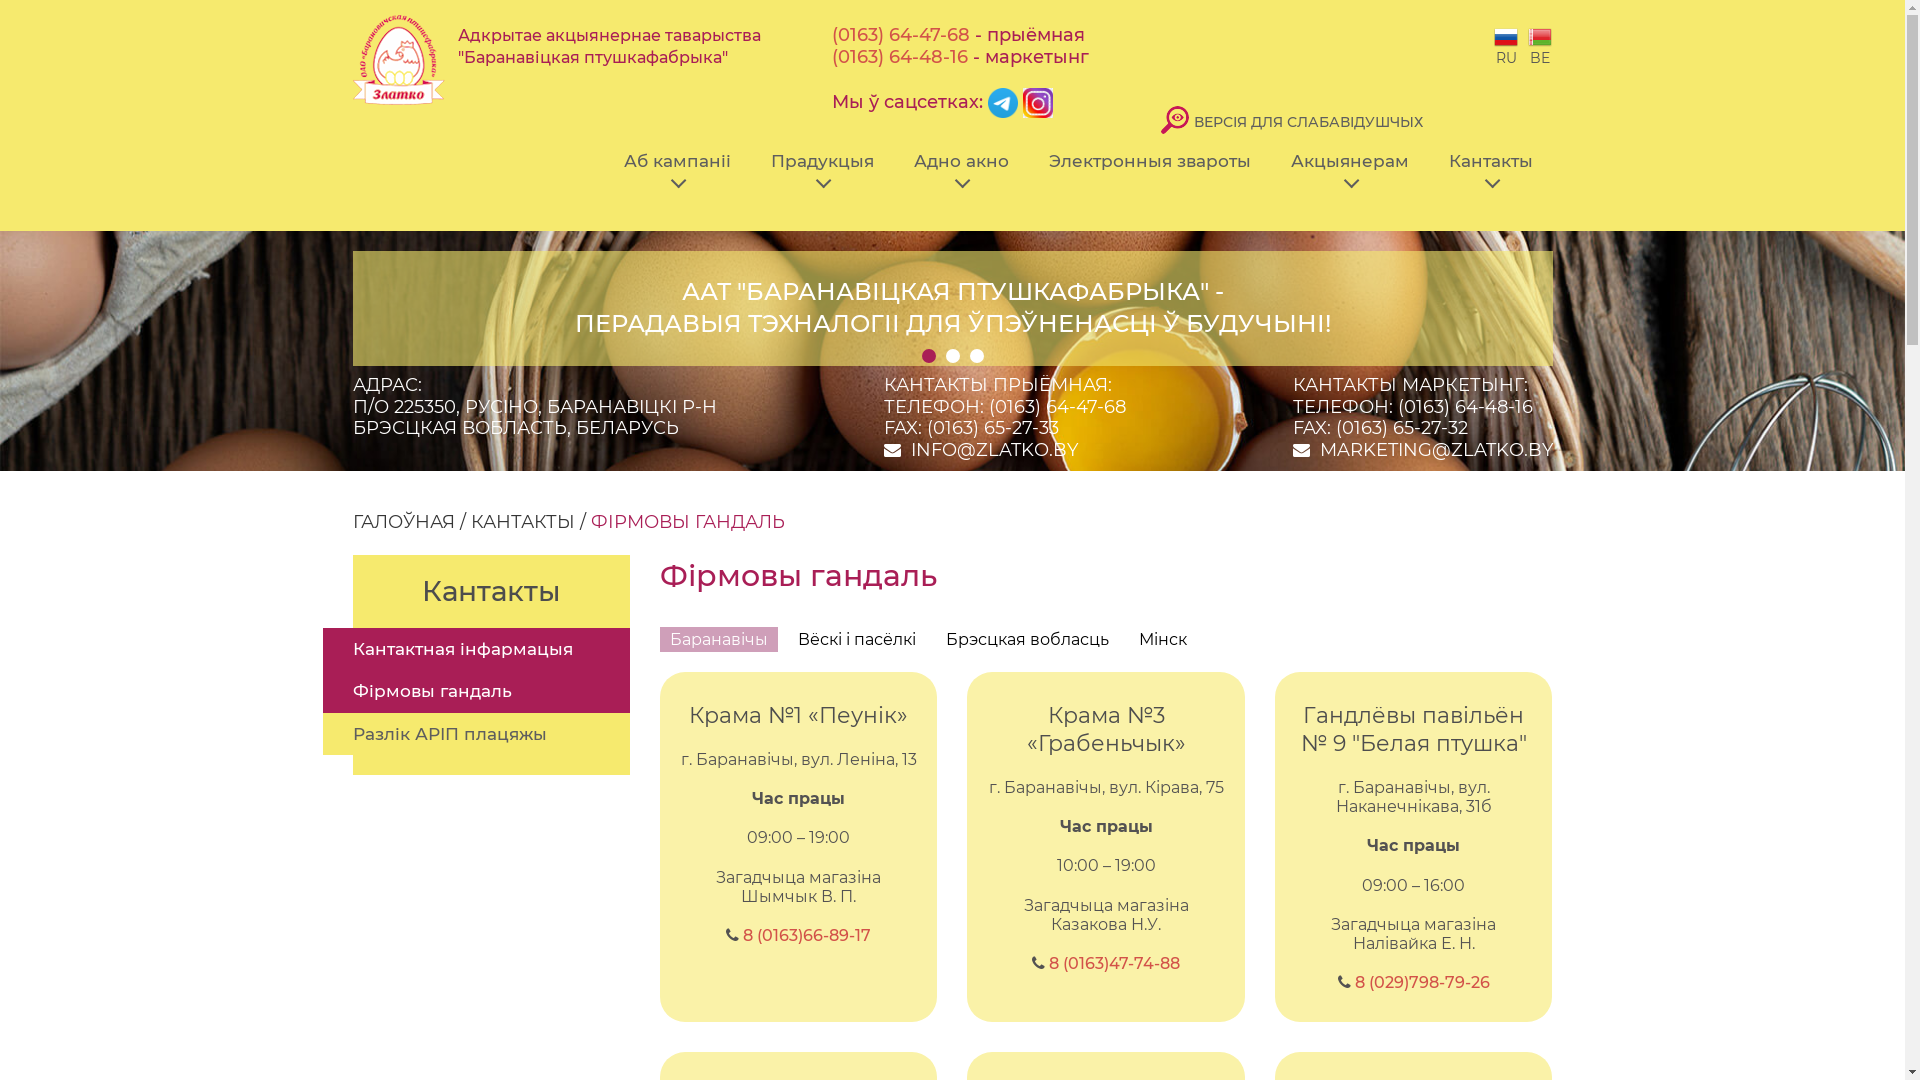 The width and height of the screenshot is (1920, 1080). Describe the element at coordinates (806, 935) in the screenshot. I see `'8 (0163)66-89-17'` at that location.